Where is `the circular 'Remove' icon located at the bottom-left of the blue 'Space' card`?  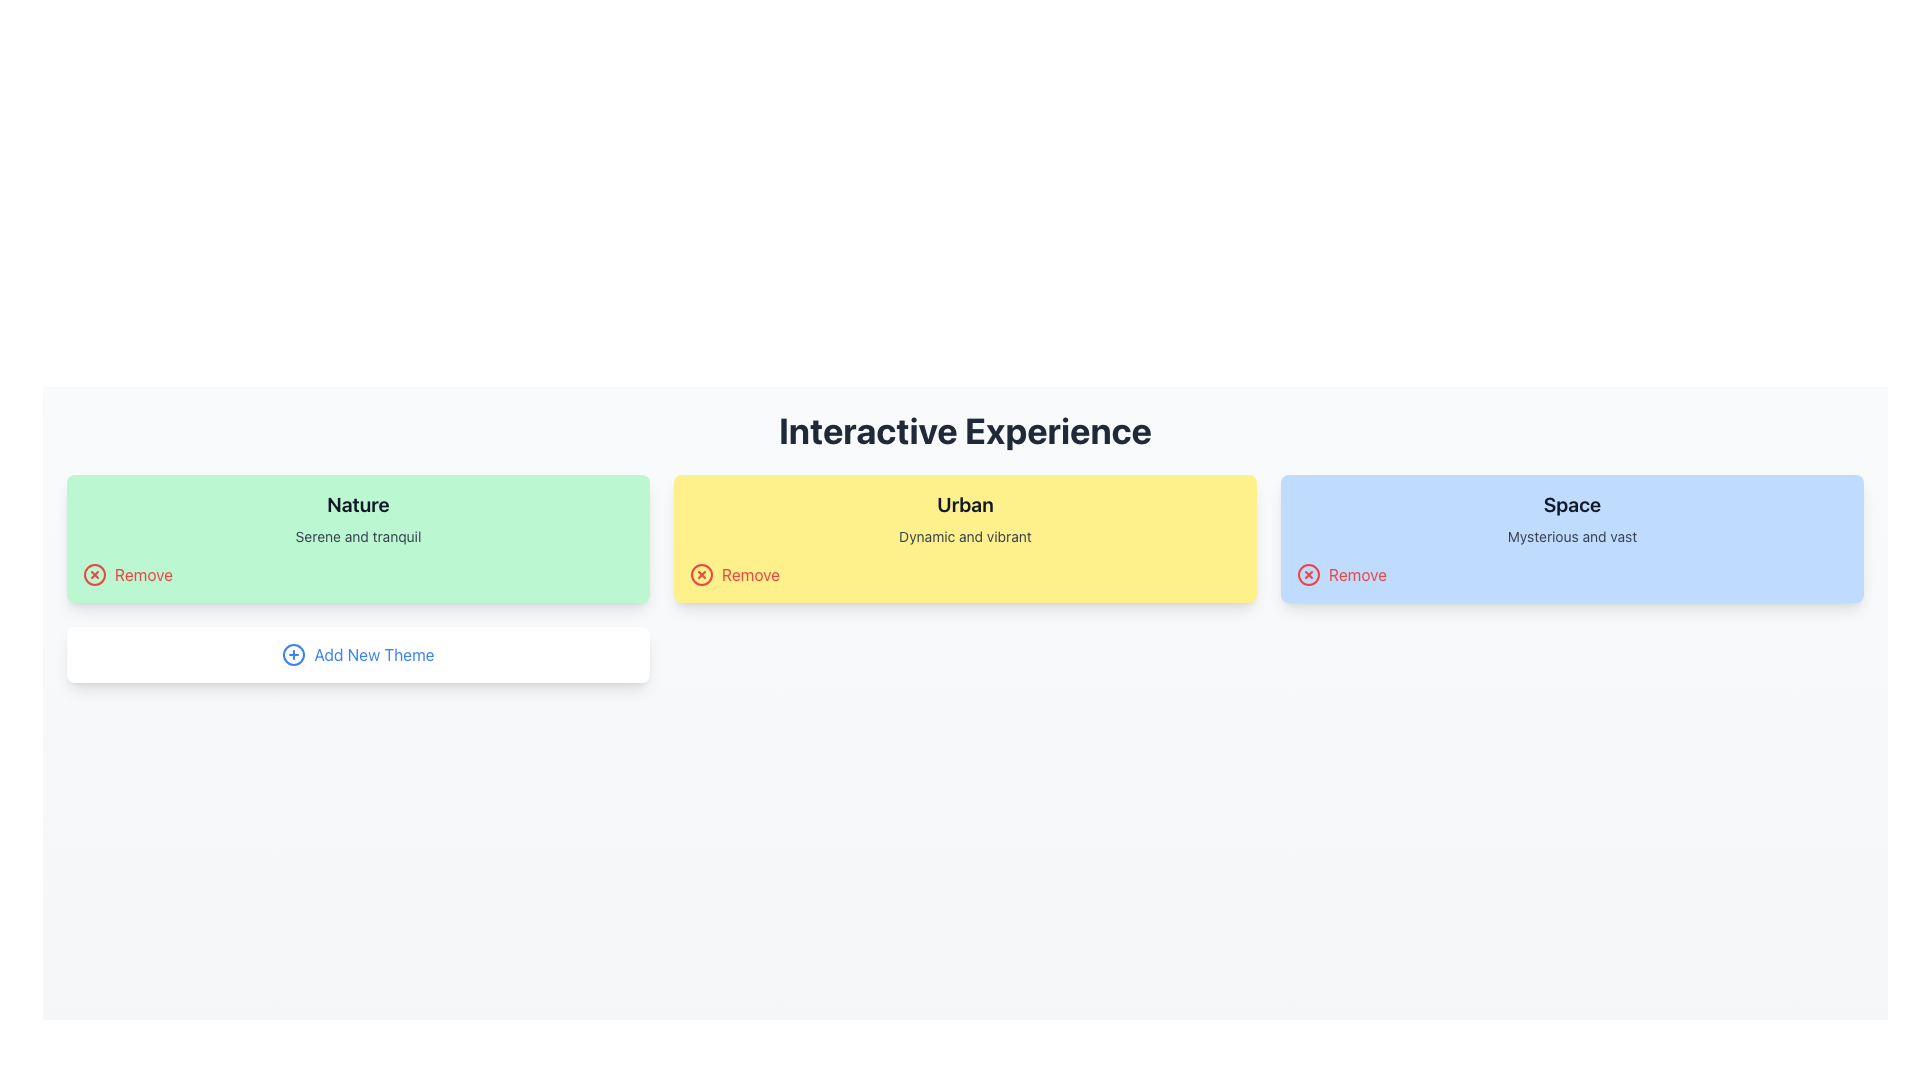 the circular 'Remove' icon located at the bottom-left of the blue 'Space' card is located at coordinates (1309, 574).